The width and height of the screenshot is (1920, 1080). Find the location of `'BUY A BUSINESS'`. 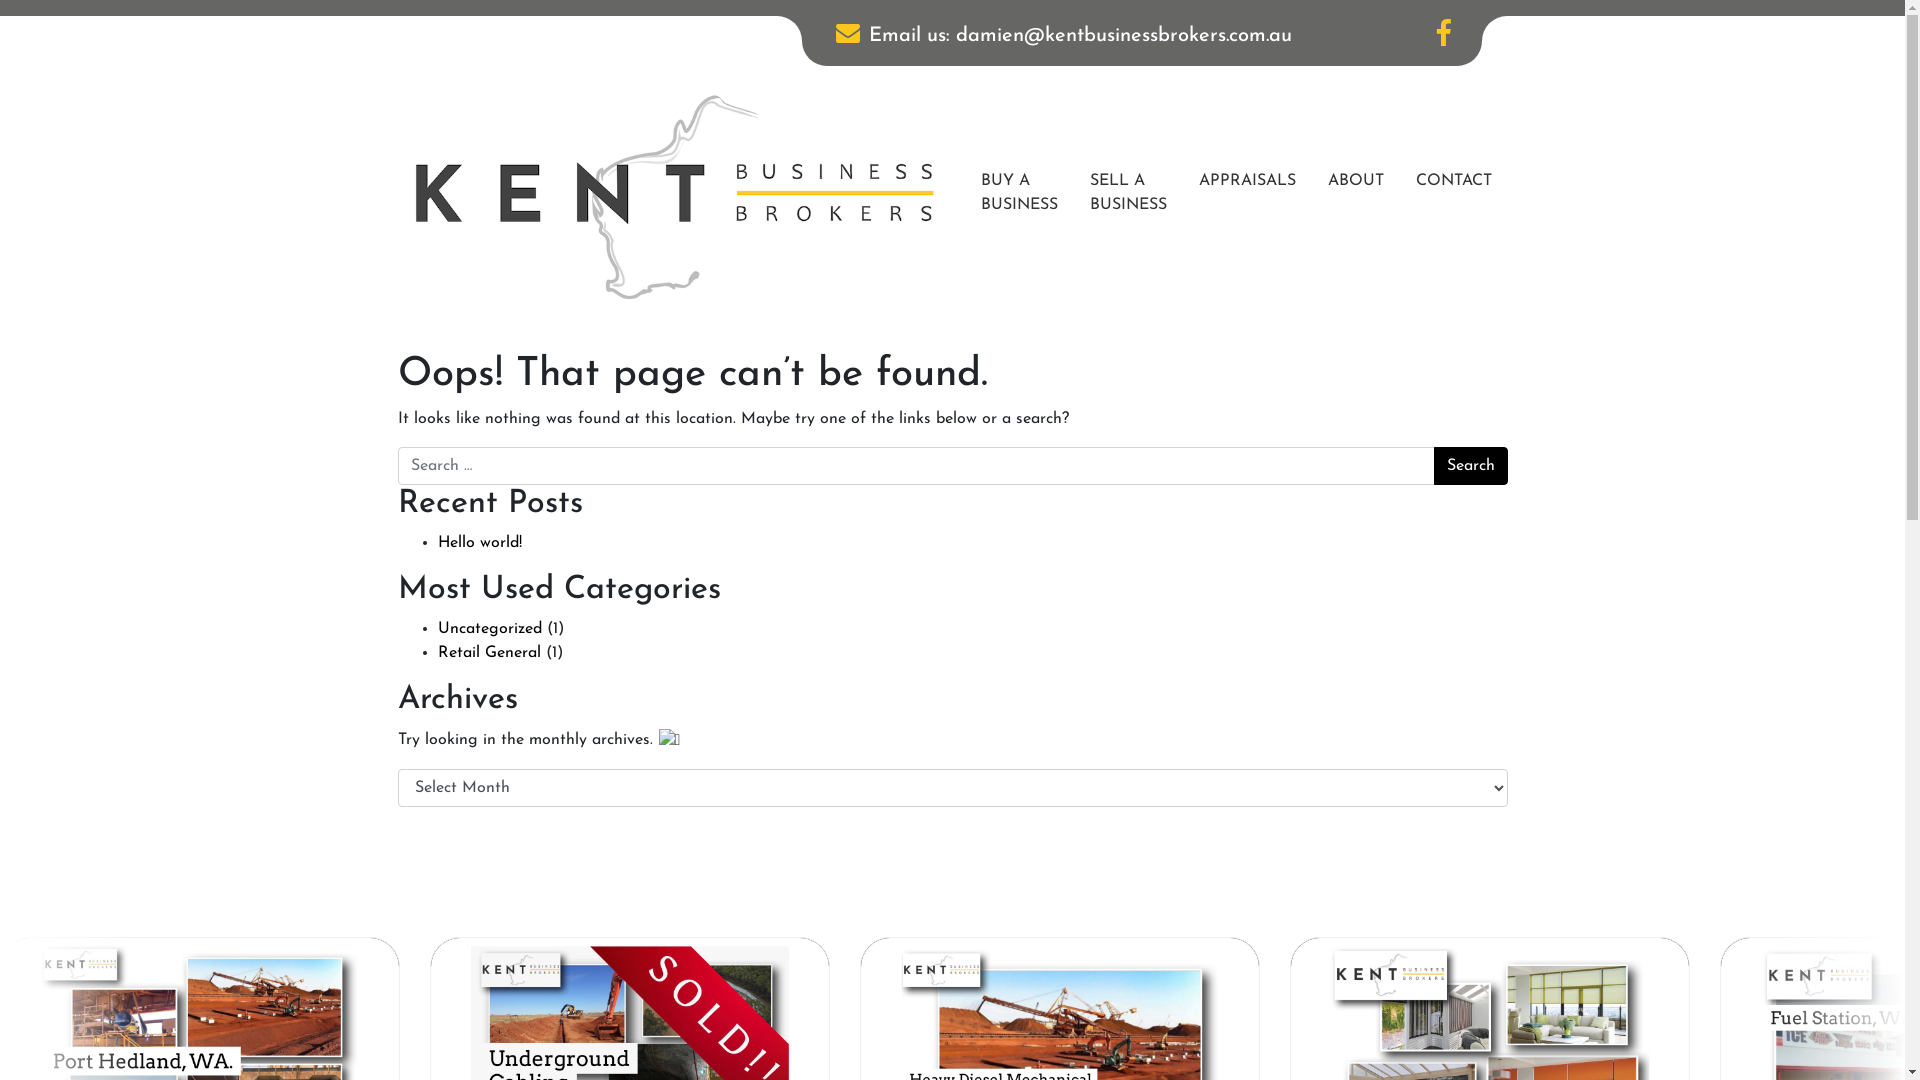

'BUY A BUSINESS' is located at coordinates (1018, 192).